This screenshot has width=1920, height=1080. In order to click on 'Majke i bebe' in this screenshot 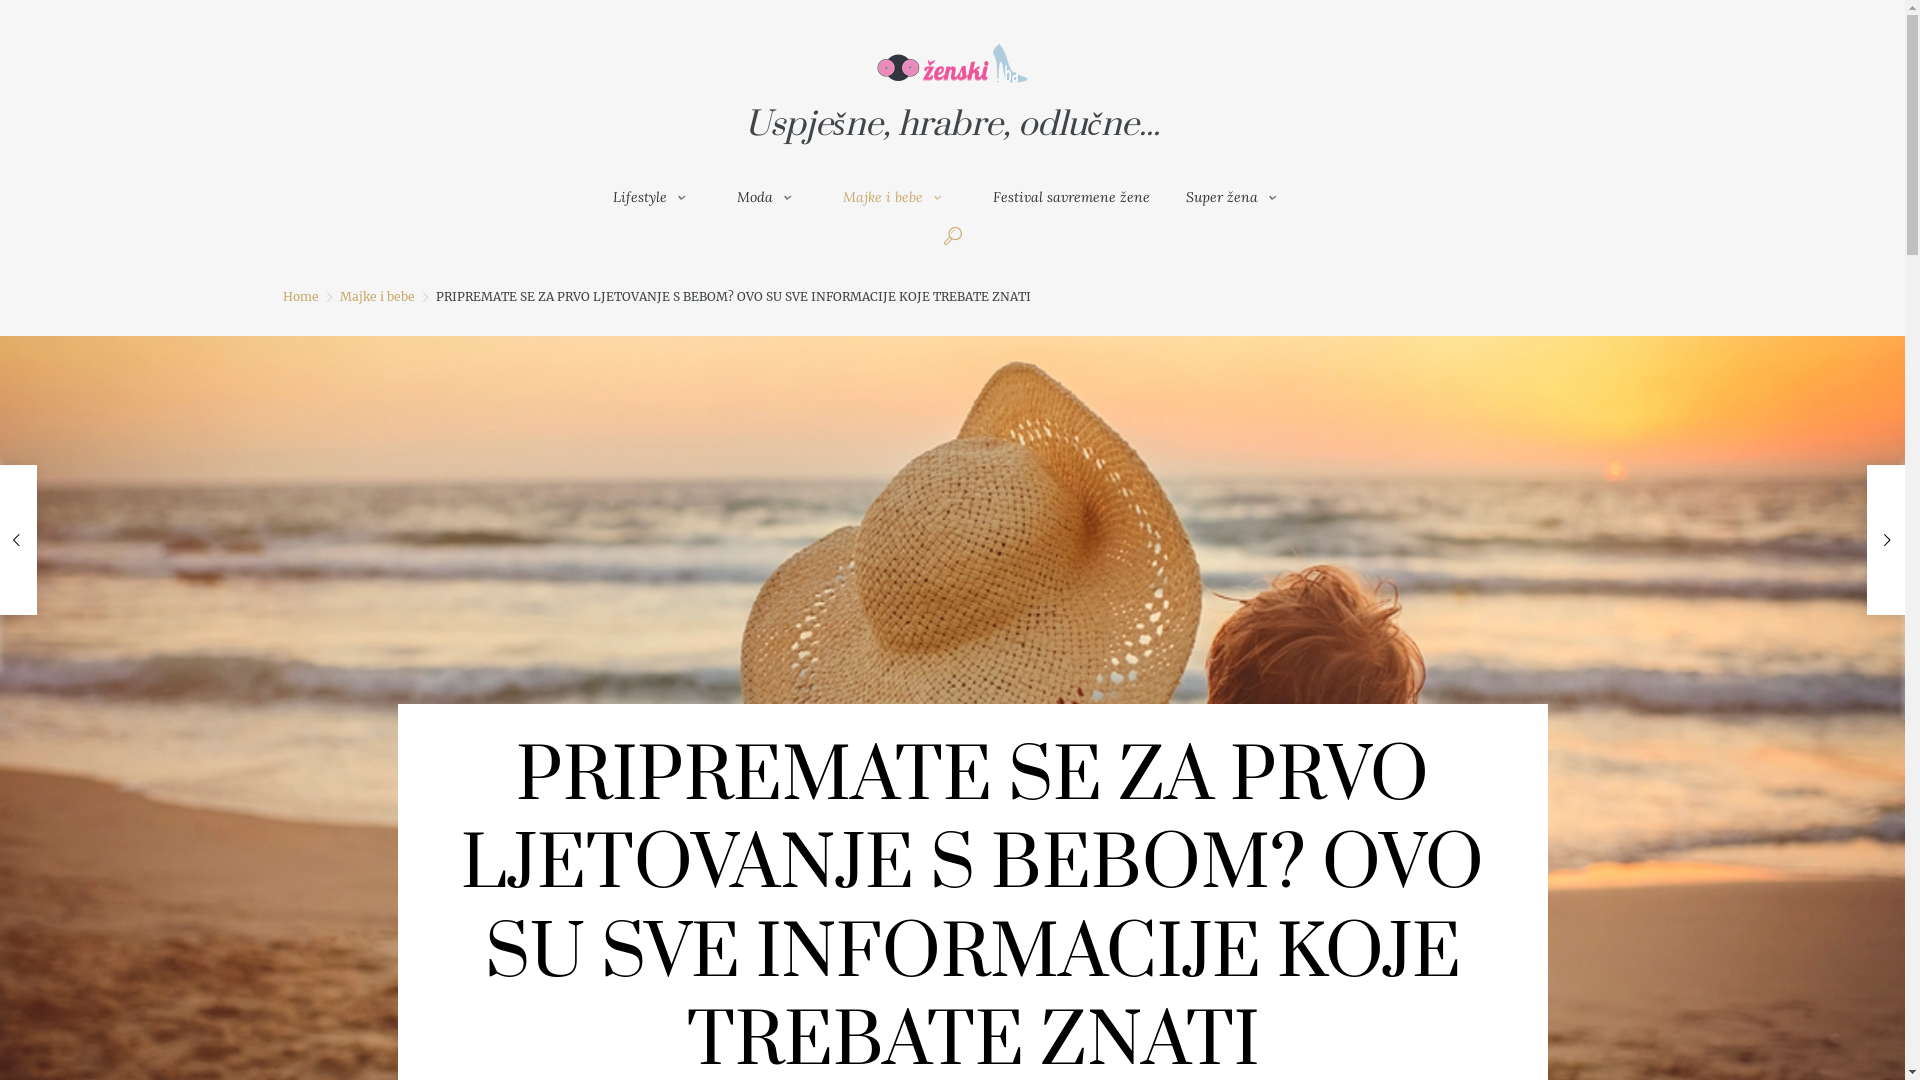, I will do `click(825, 196)`.